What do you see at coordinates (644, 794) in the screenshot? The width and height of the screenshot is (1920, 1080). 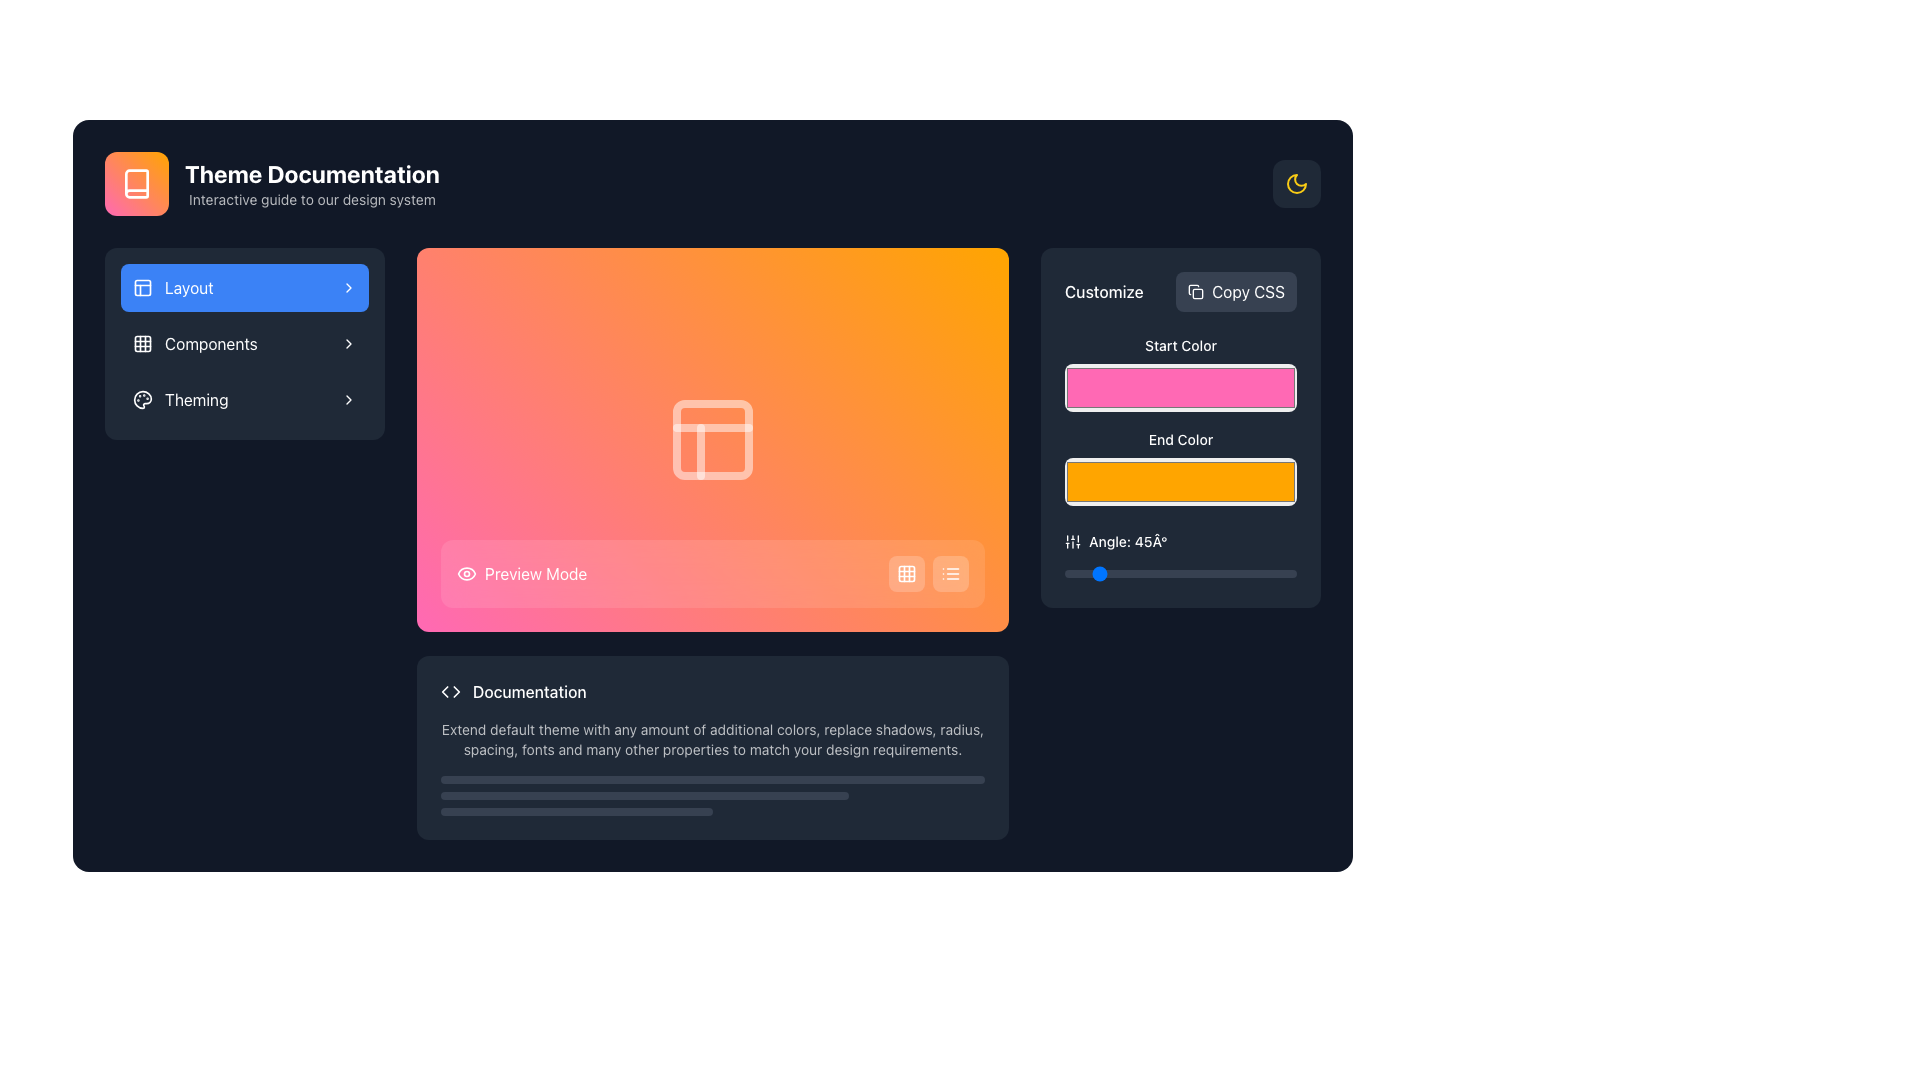 I see `the second horizontal progress indicator bar, which is a narrow dark gray rounded bar located between a full-width bar above and a half-width bar below` at bounding box center [644, 794].